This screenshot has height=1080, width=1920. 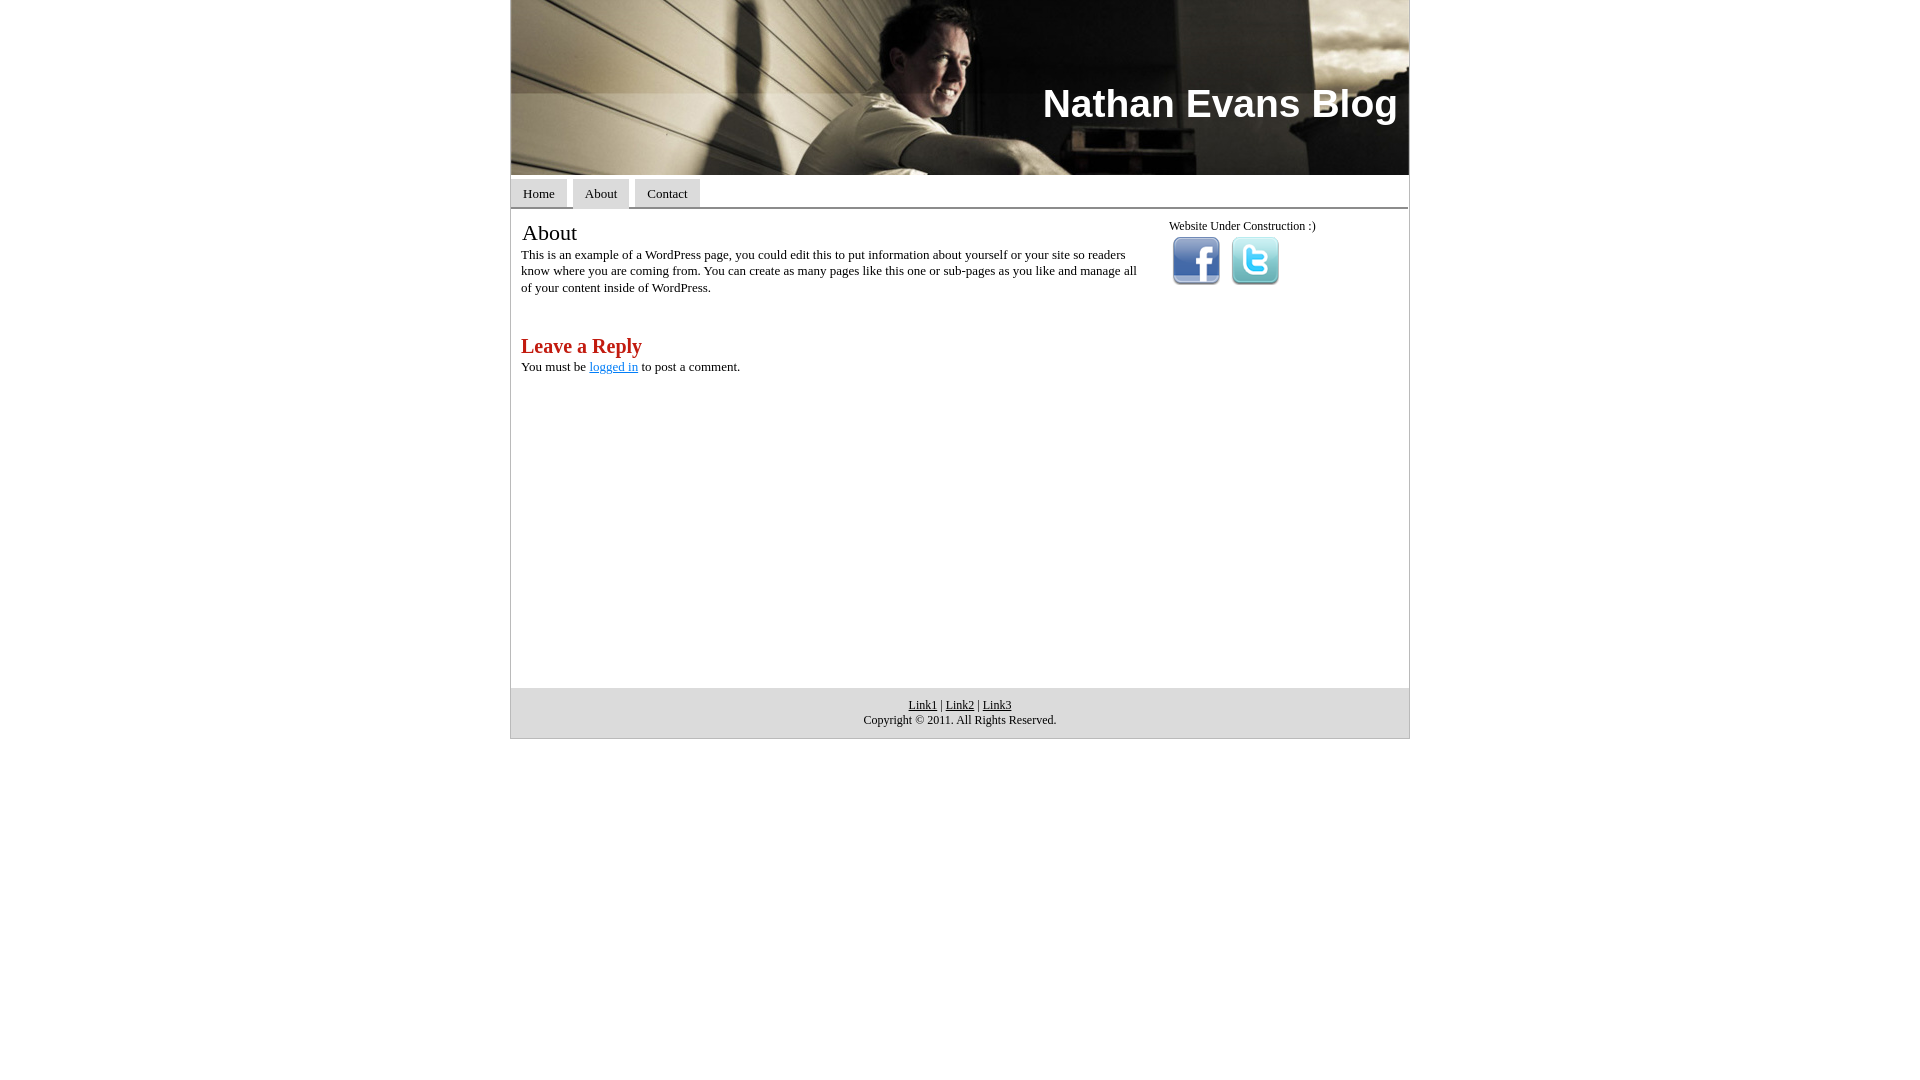 What do you see at coordinates (960, 704) in the screenshot?
I see `'Link2'` at bounding box center [960, 704].